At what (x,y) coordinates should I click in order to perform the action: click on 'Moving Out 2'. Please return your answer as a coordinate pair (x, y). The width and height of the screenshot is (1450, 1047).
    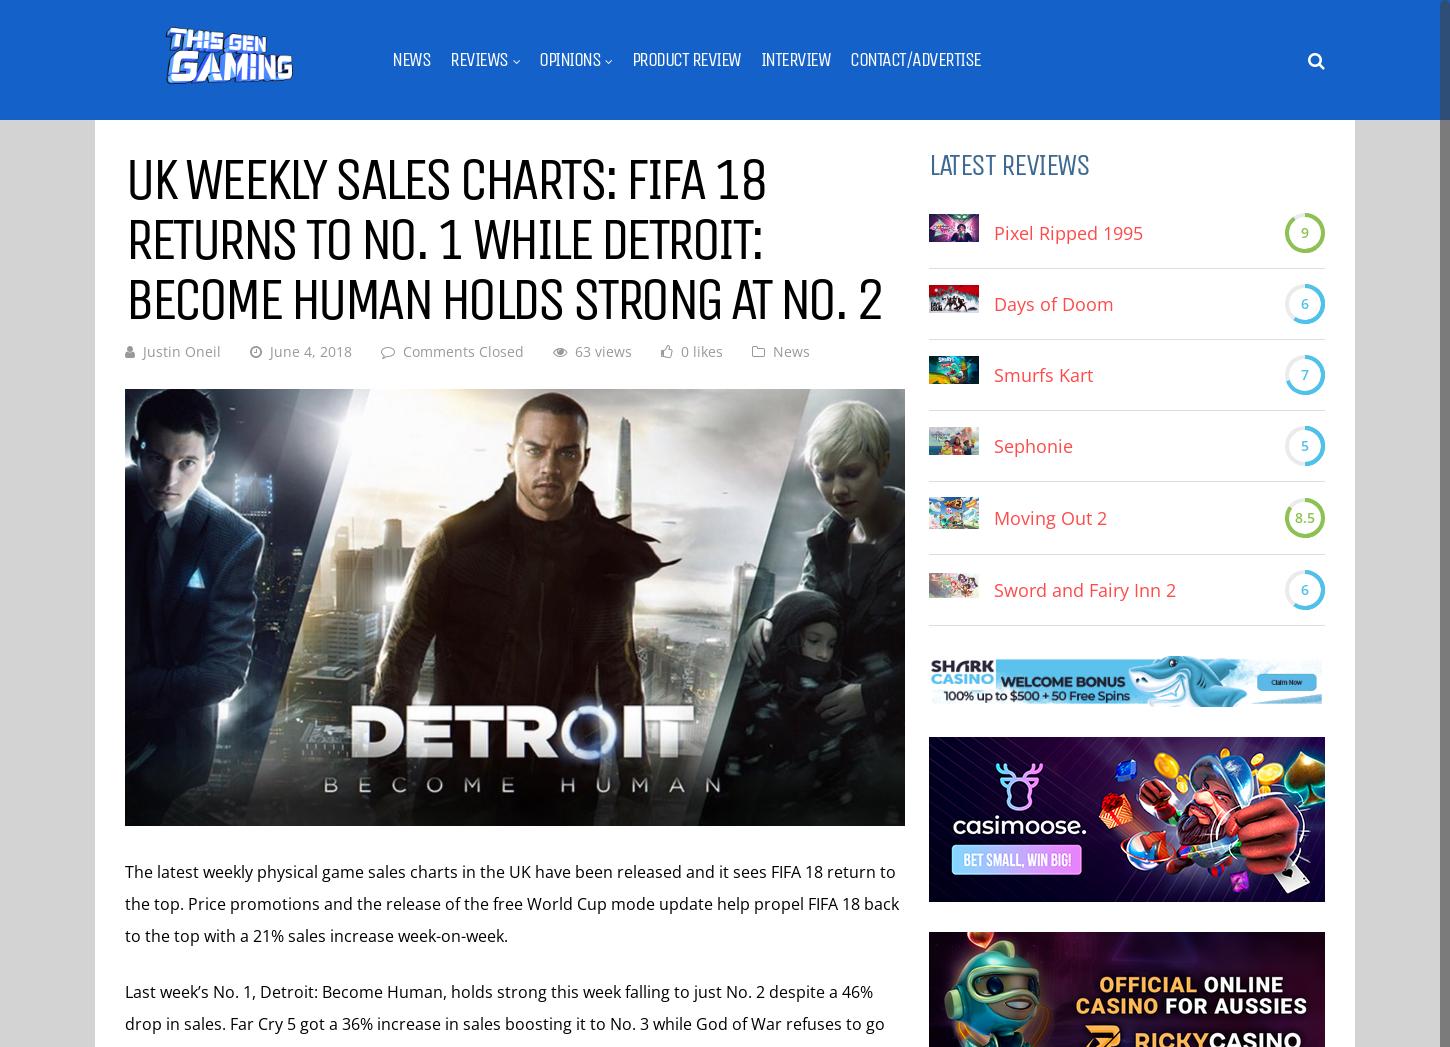
    Looking at the image, I should click on (1050, 516).